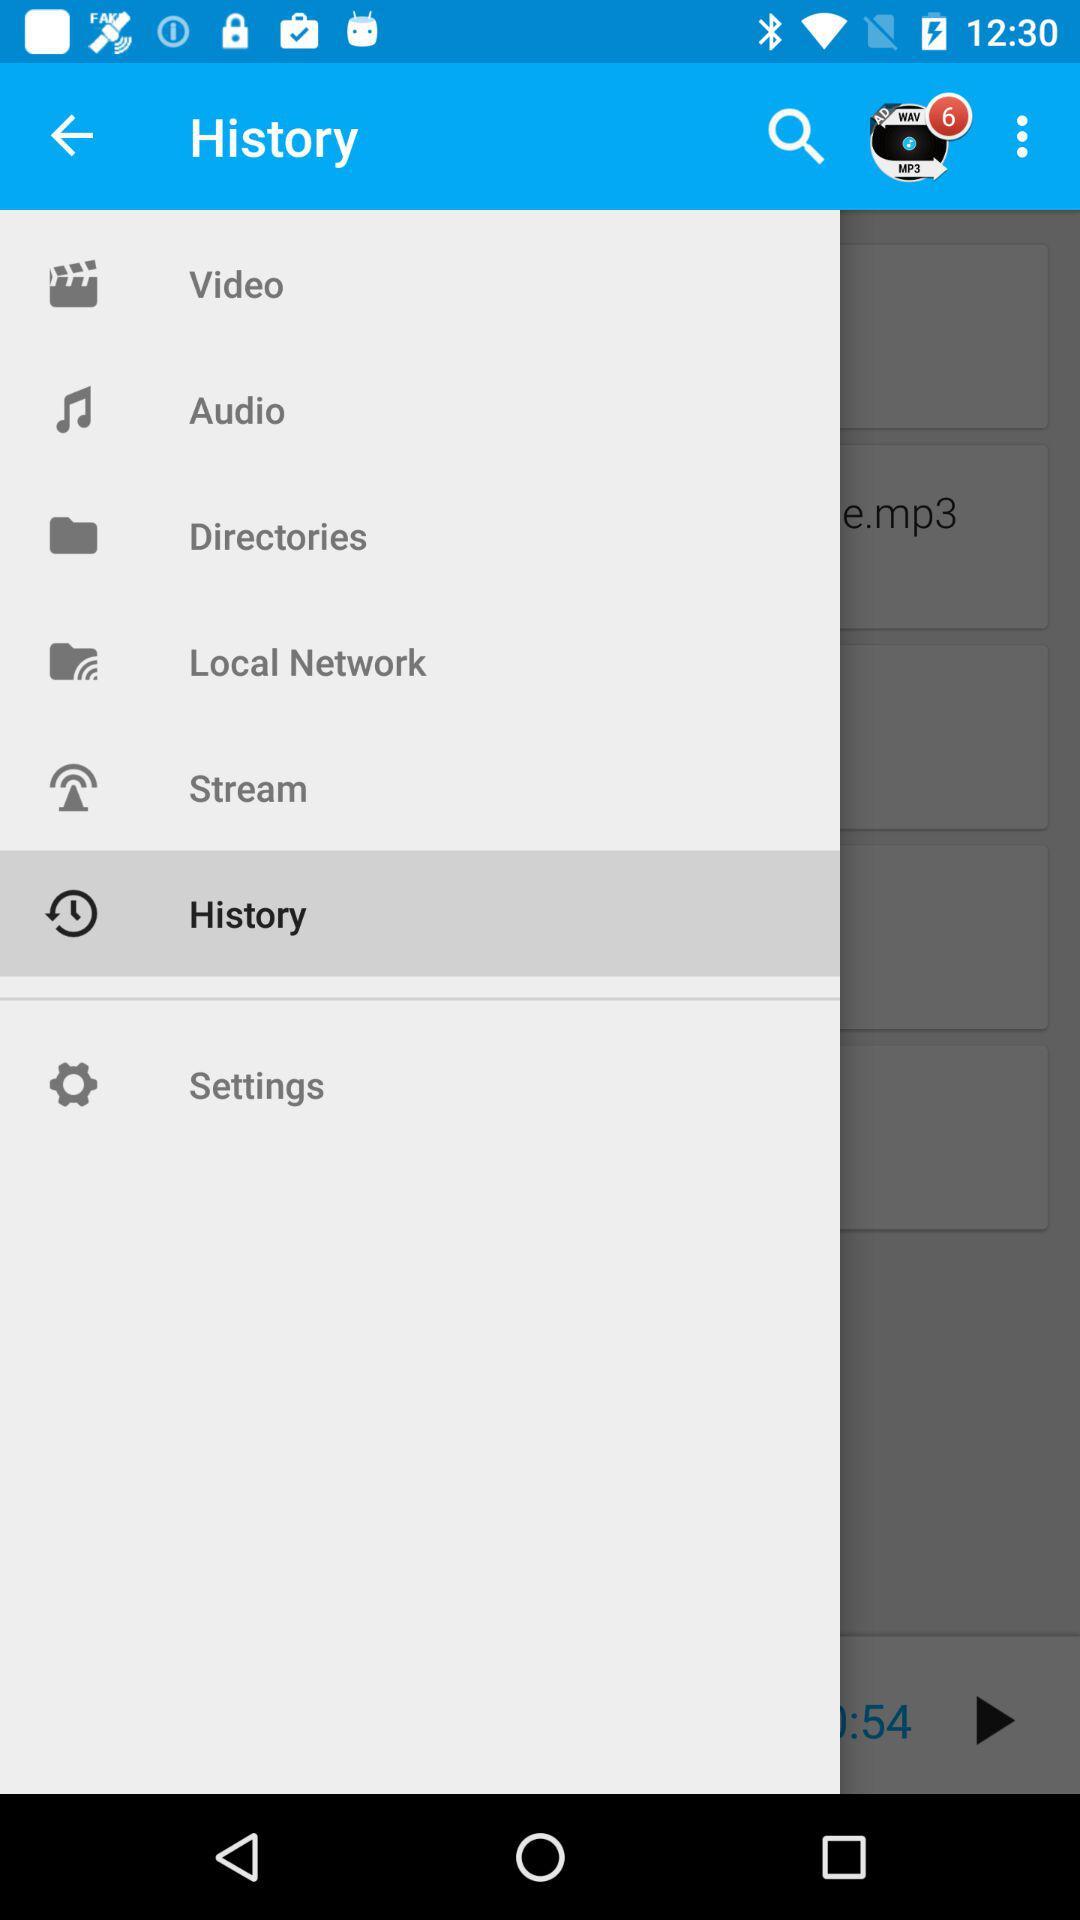 The height and width of the screenshot is (1920, 1080). I want to click on the play icon, so click(995, 1719).